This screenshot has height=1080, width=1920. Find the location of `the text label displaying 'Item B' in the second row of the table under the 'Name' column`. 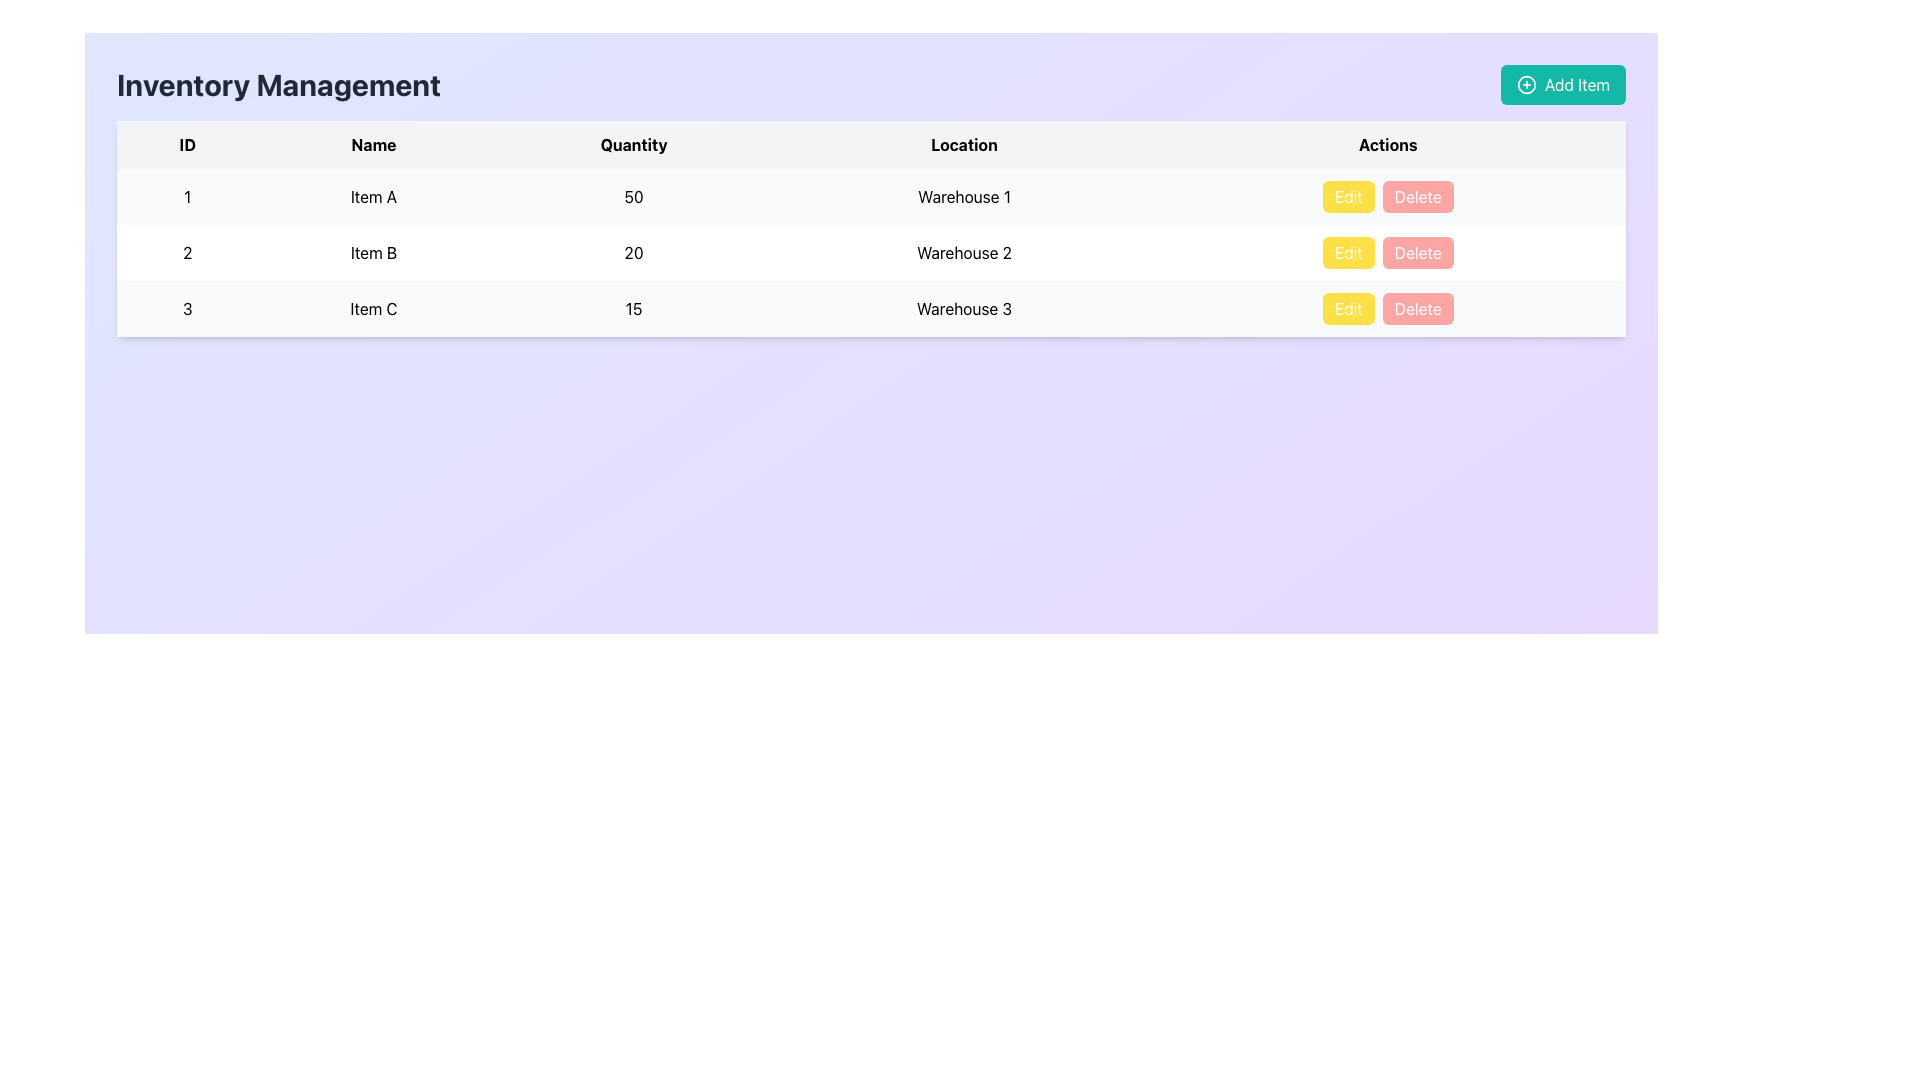

the text label displaying 'Item B' in the second row of the table under the 'Name' column is located at coordinates (374, 252).